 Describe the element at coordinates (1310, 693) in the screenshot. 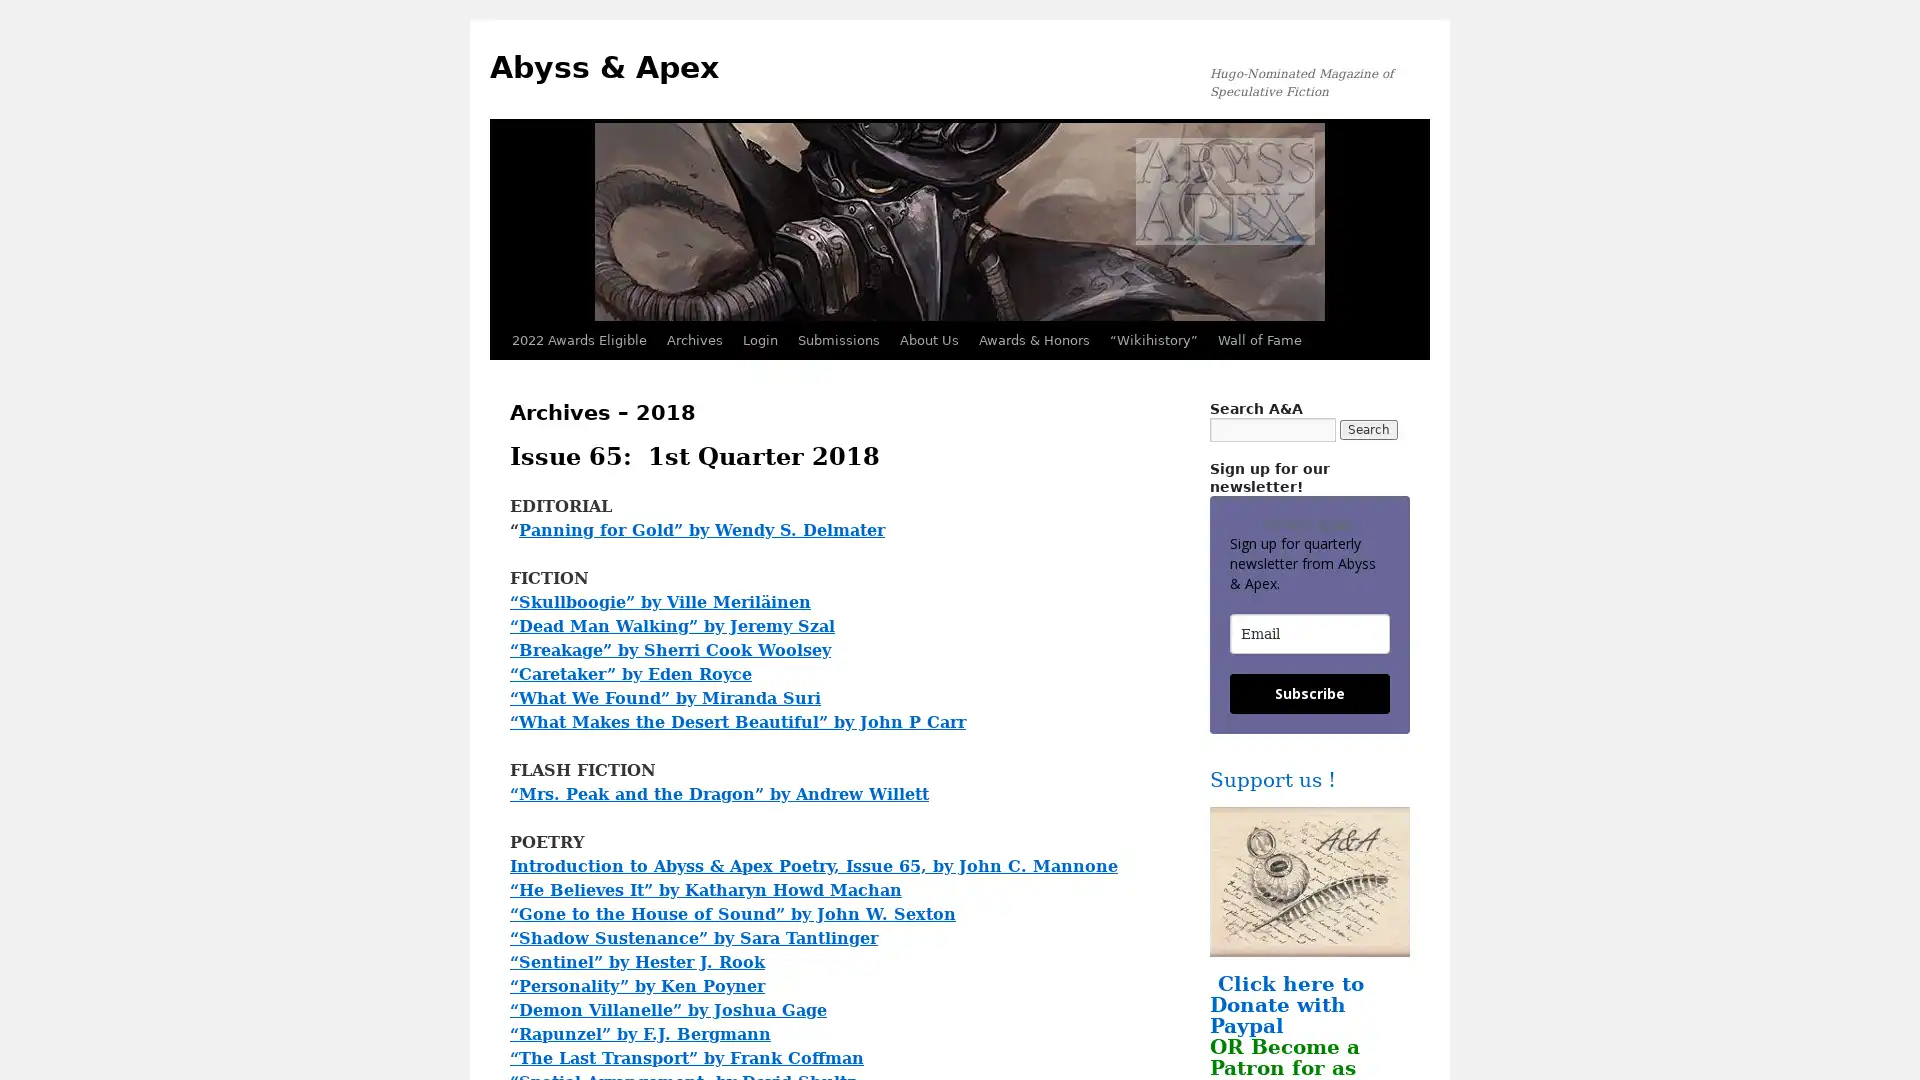

I see `Subscribe` at that location.